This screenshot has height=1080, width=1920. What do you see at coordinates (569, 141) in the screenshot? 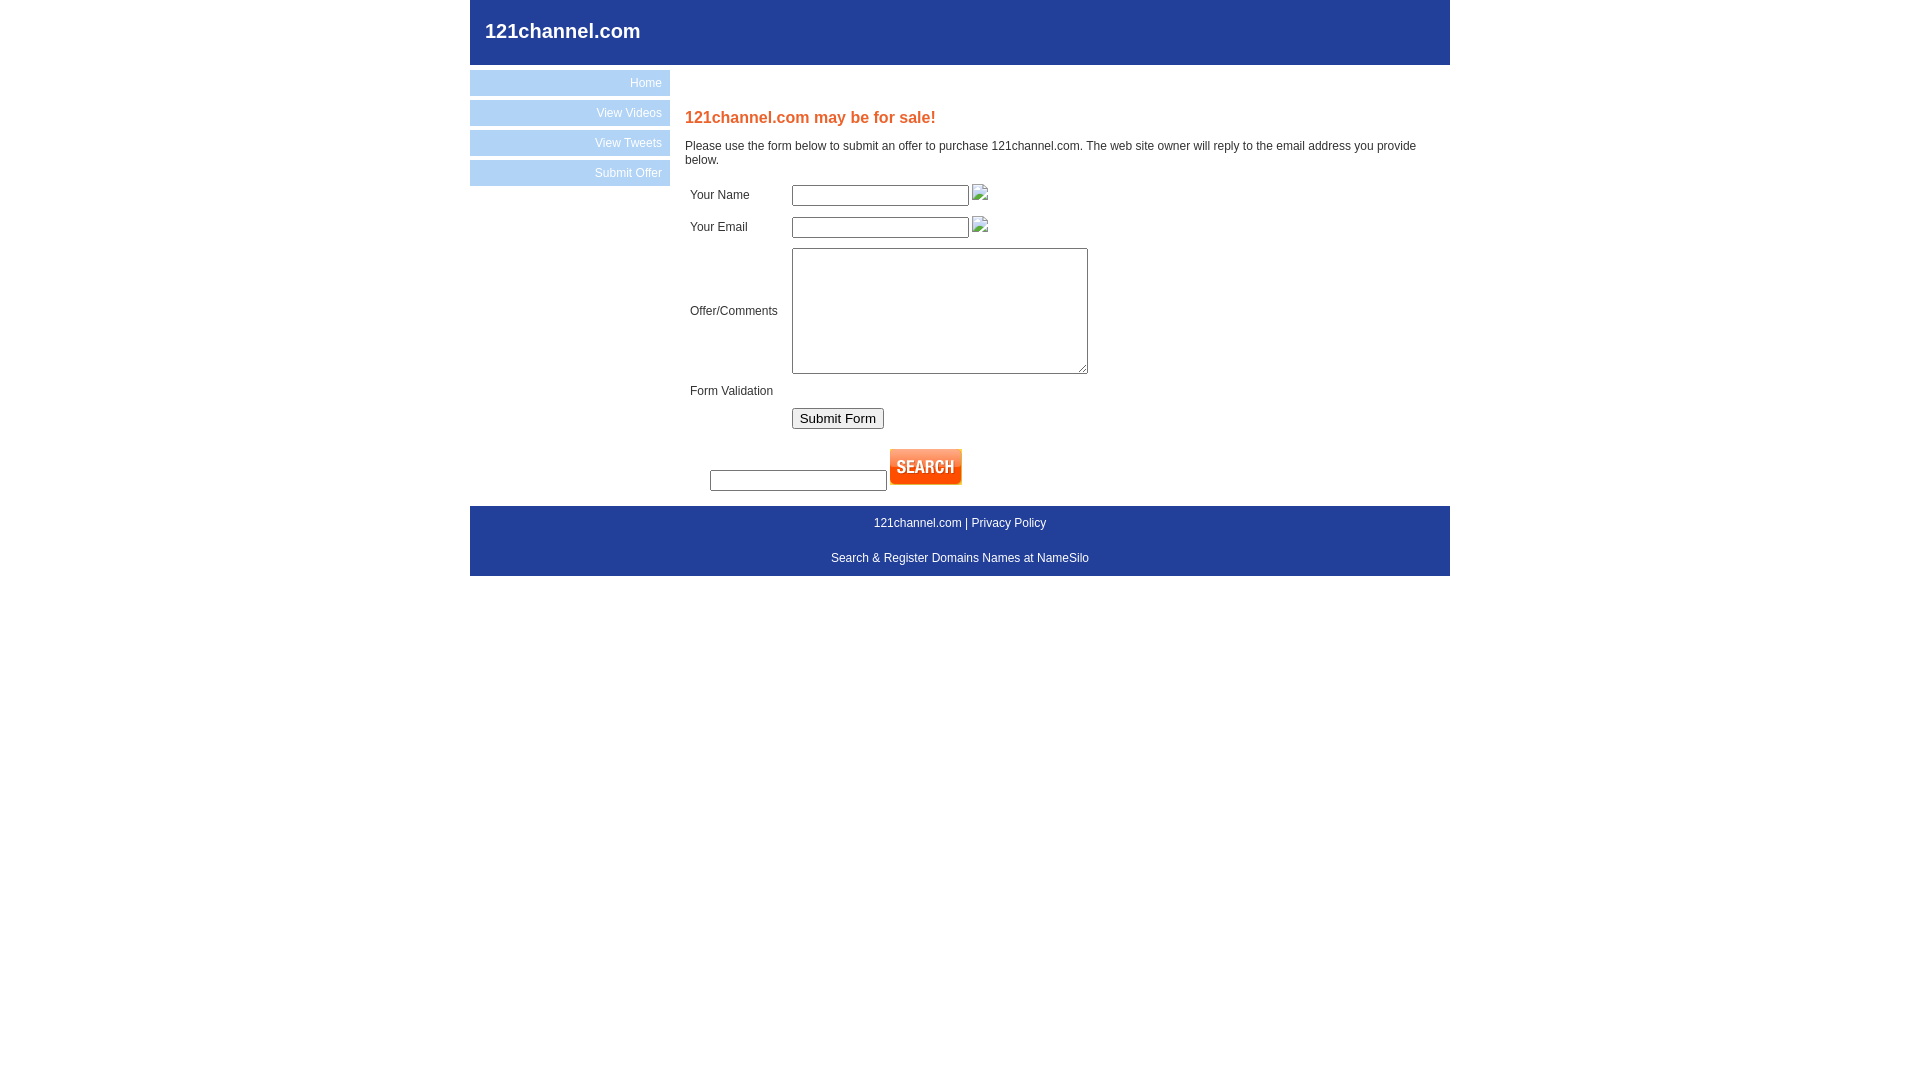
I see `'View Tweets'` at bounding box center [569, 141].